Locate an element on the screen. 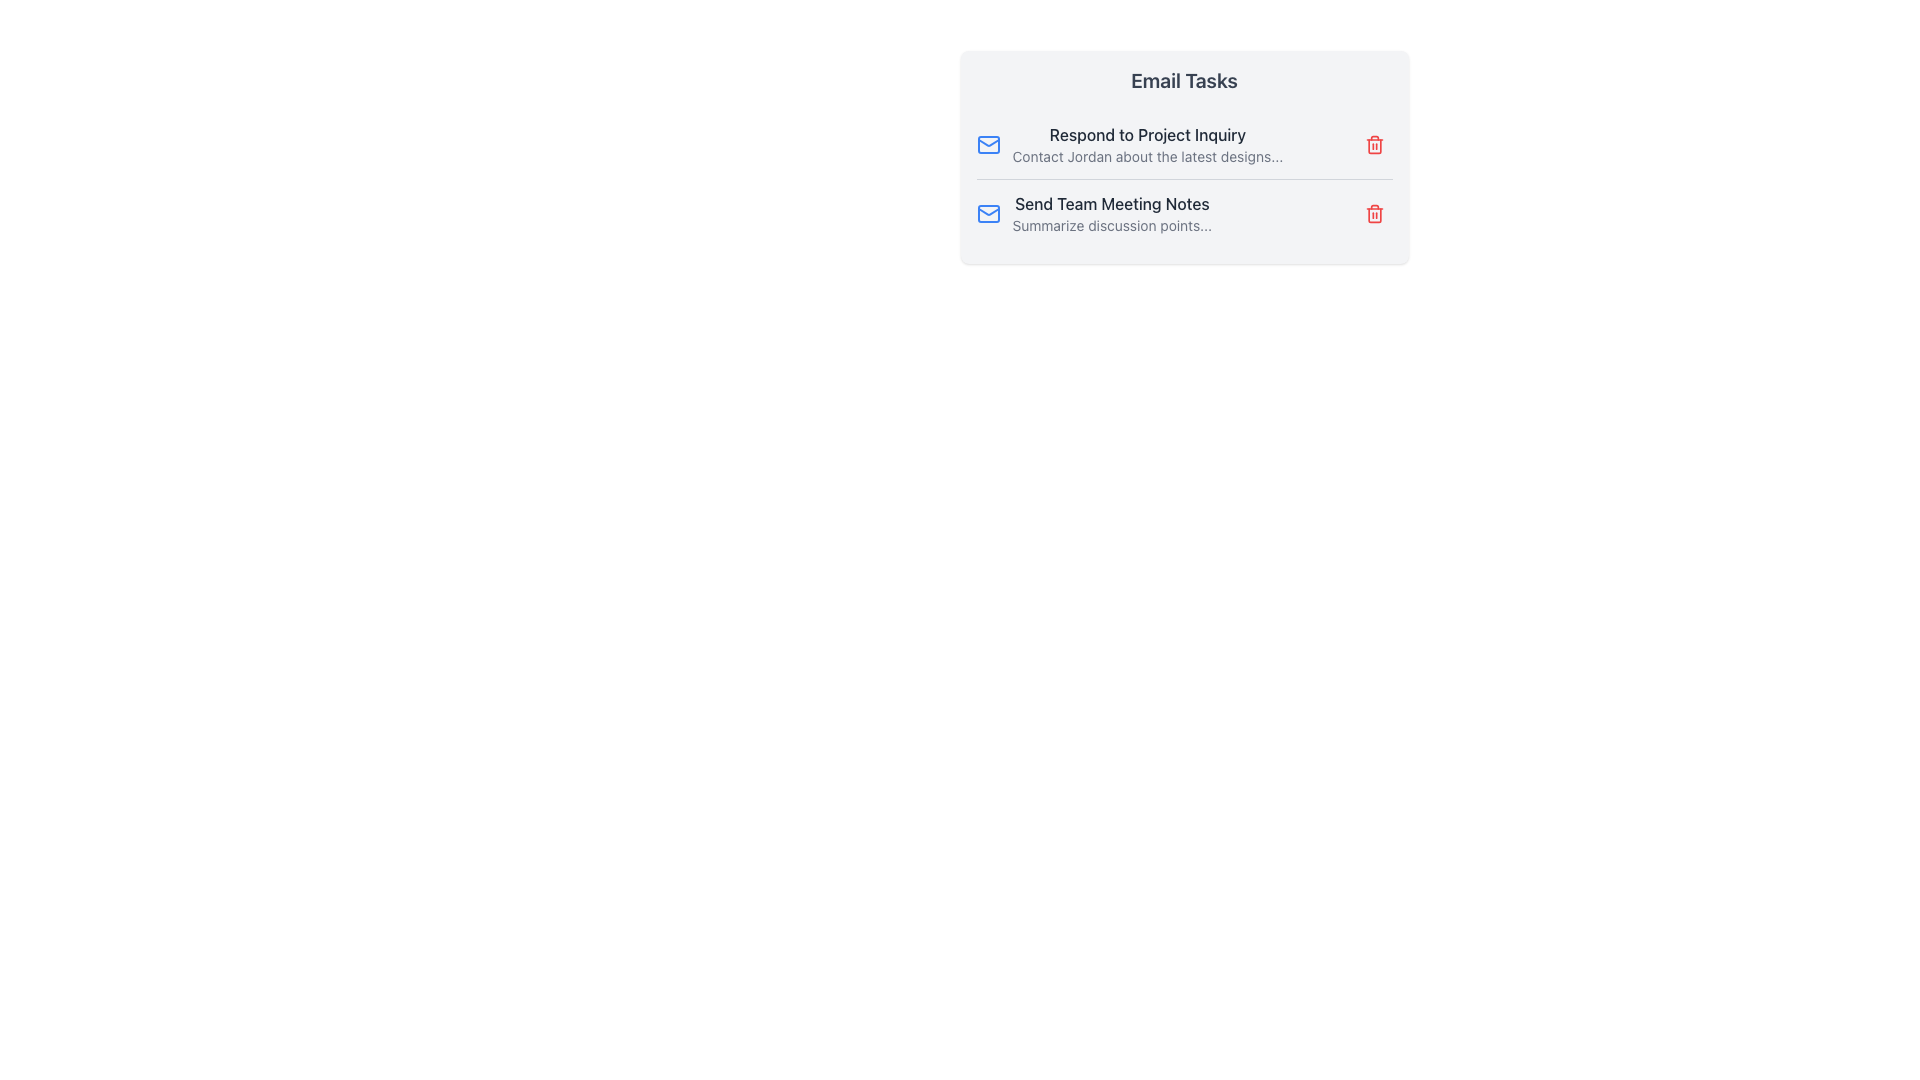 The height and width of the screenshot is (1080, 1920). the rectangular icon within the blue outlined email envelope that represents the 'Send Team Meeting Notes' task is located at coordinates (988, 213).